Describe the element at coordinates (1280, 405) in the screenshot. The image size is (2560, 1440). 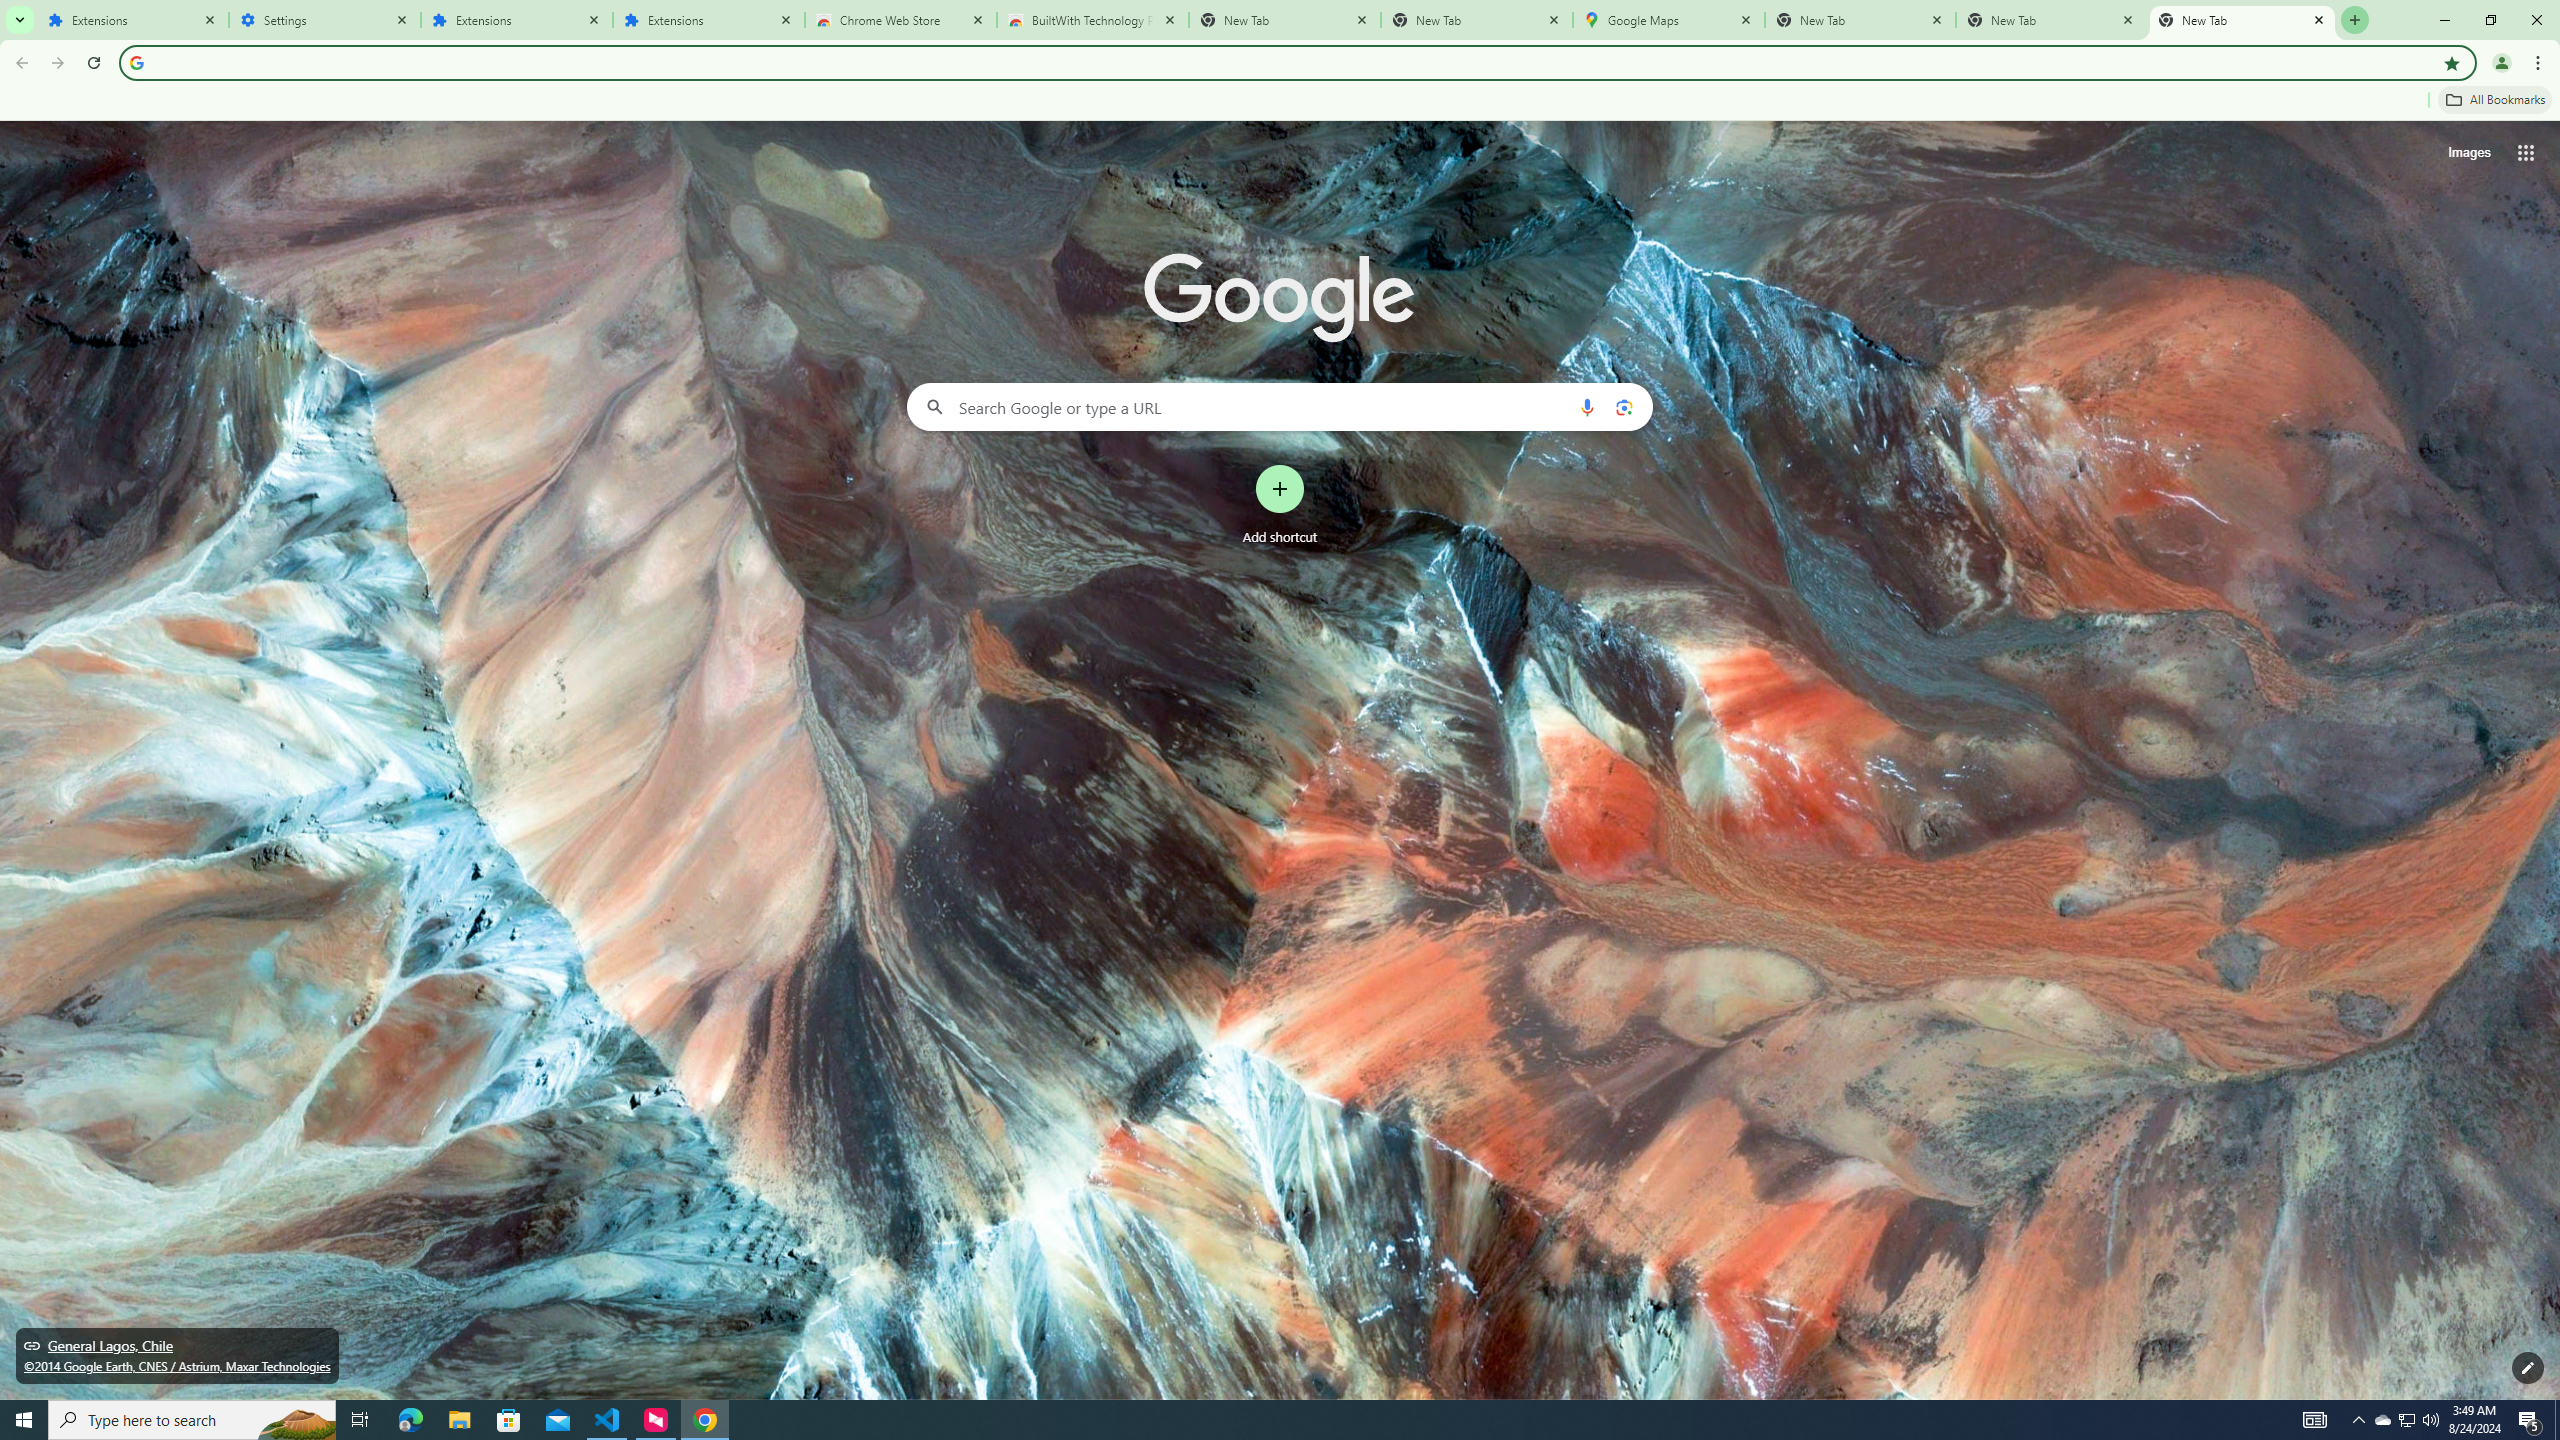
I see `'Search Google or type a URL'` at that location.